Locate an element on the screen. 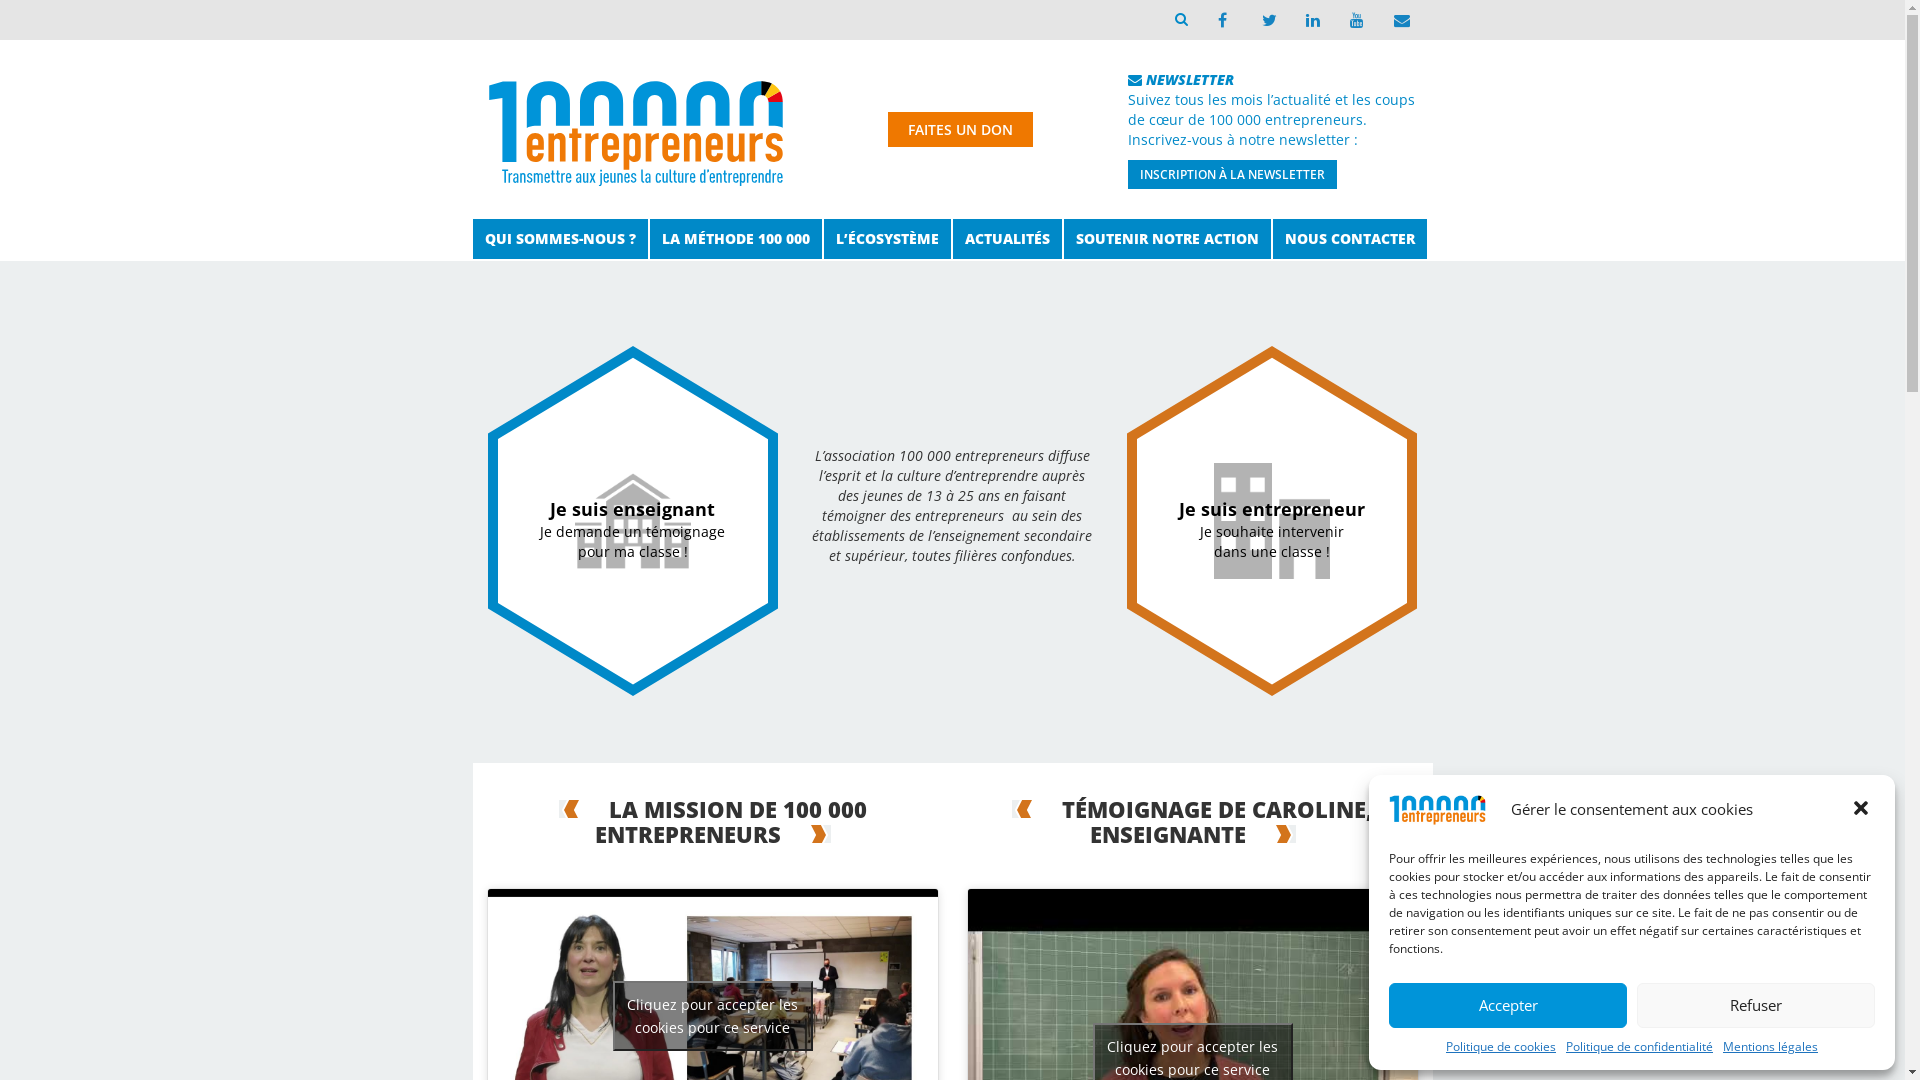  'Politique de cookies' is located at coordinates (1501, 1045).